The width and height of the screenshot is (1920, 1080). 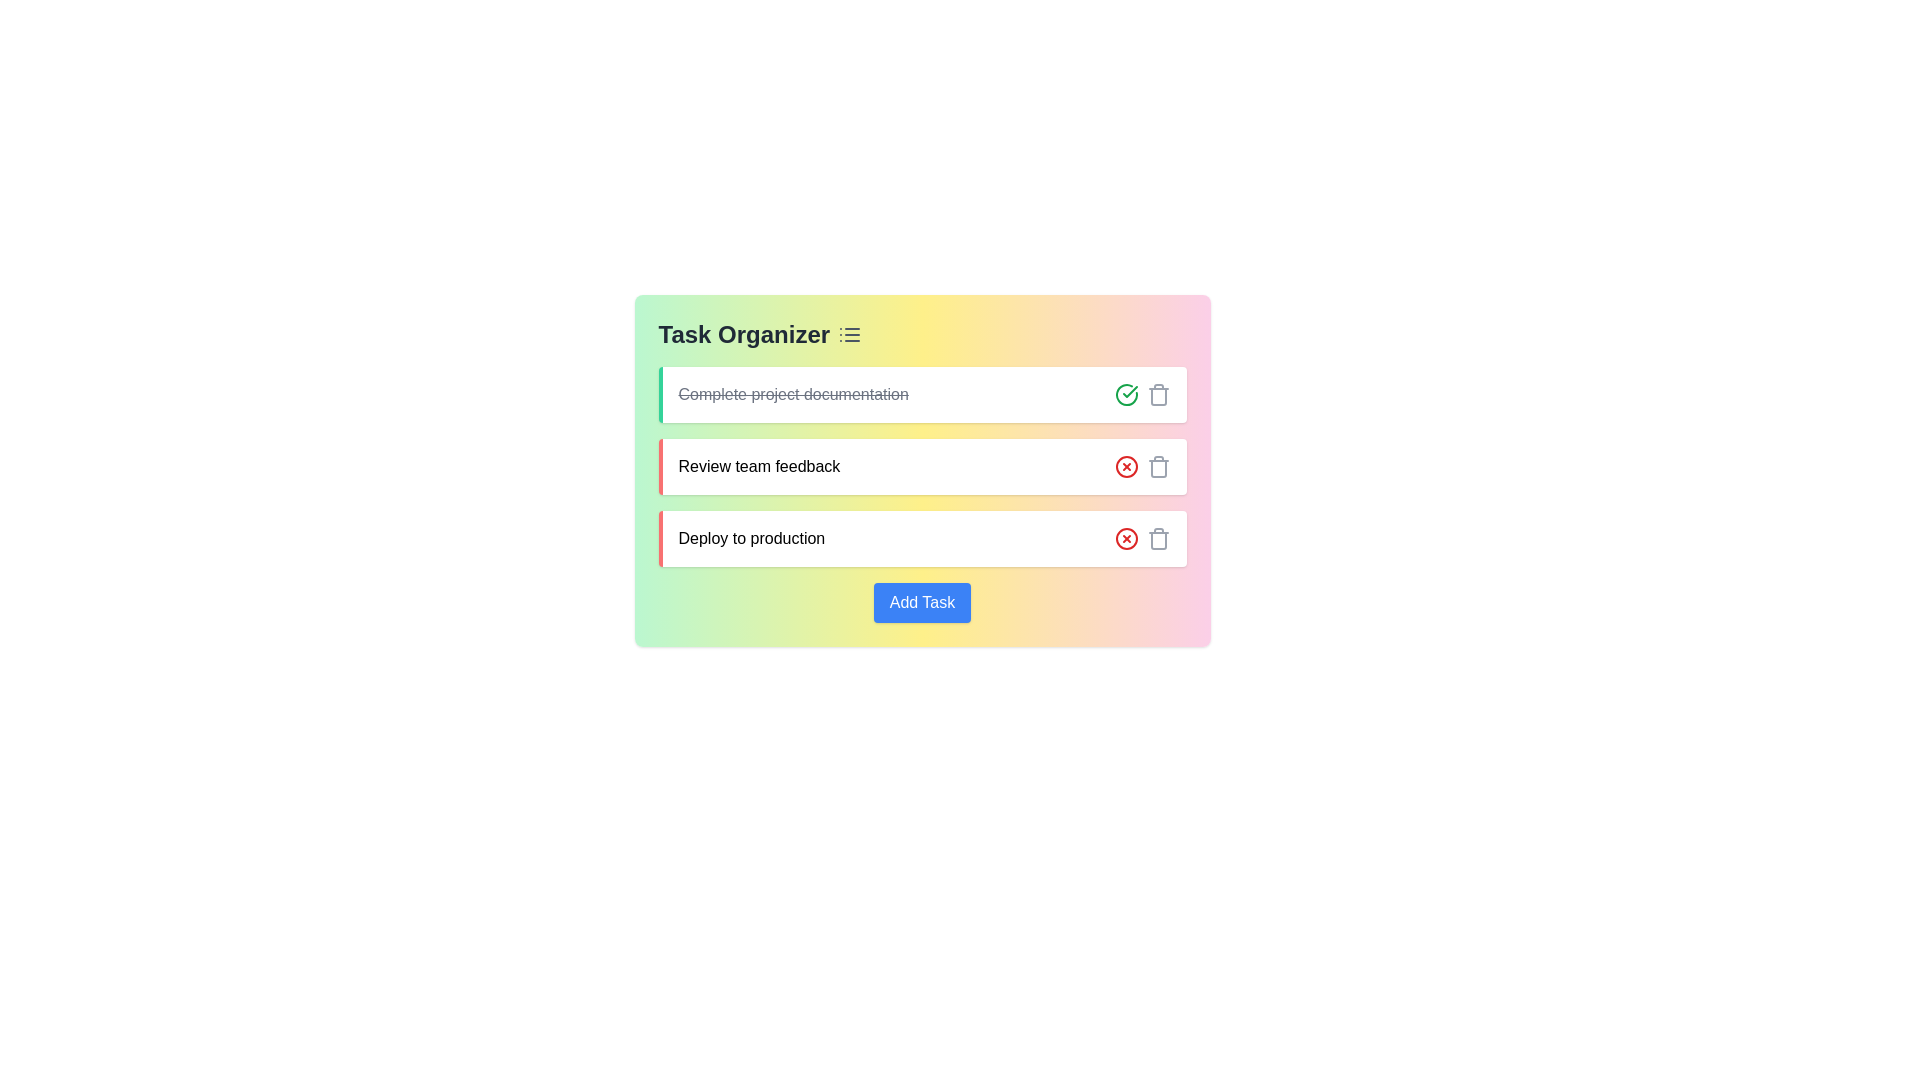 What do you see at coordinates (792, 394) in the screenshot?
I see `the completed task text element marked with a strikethrough, which is located at the top left of the first task card in the task management interface` at bounding box center [792, 394].